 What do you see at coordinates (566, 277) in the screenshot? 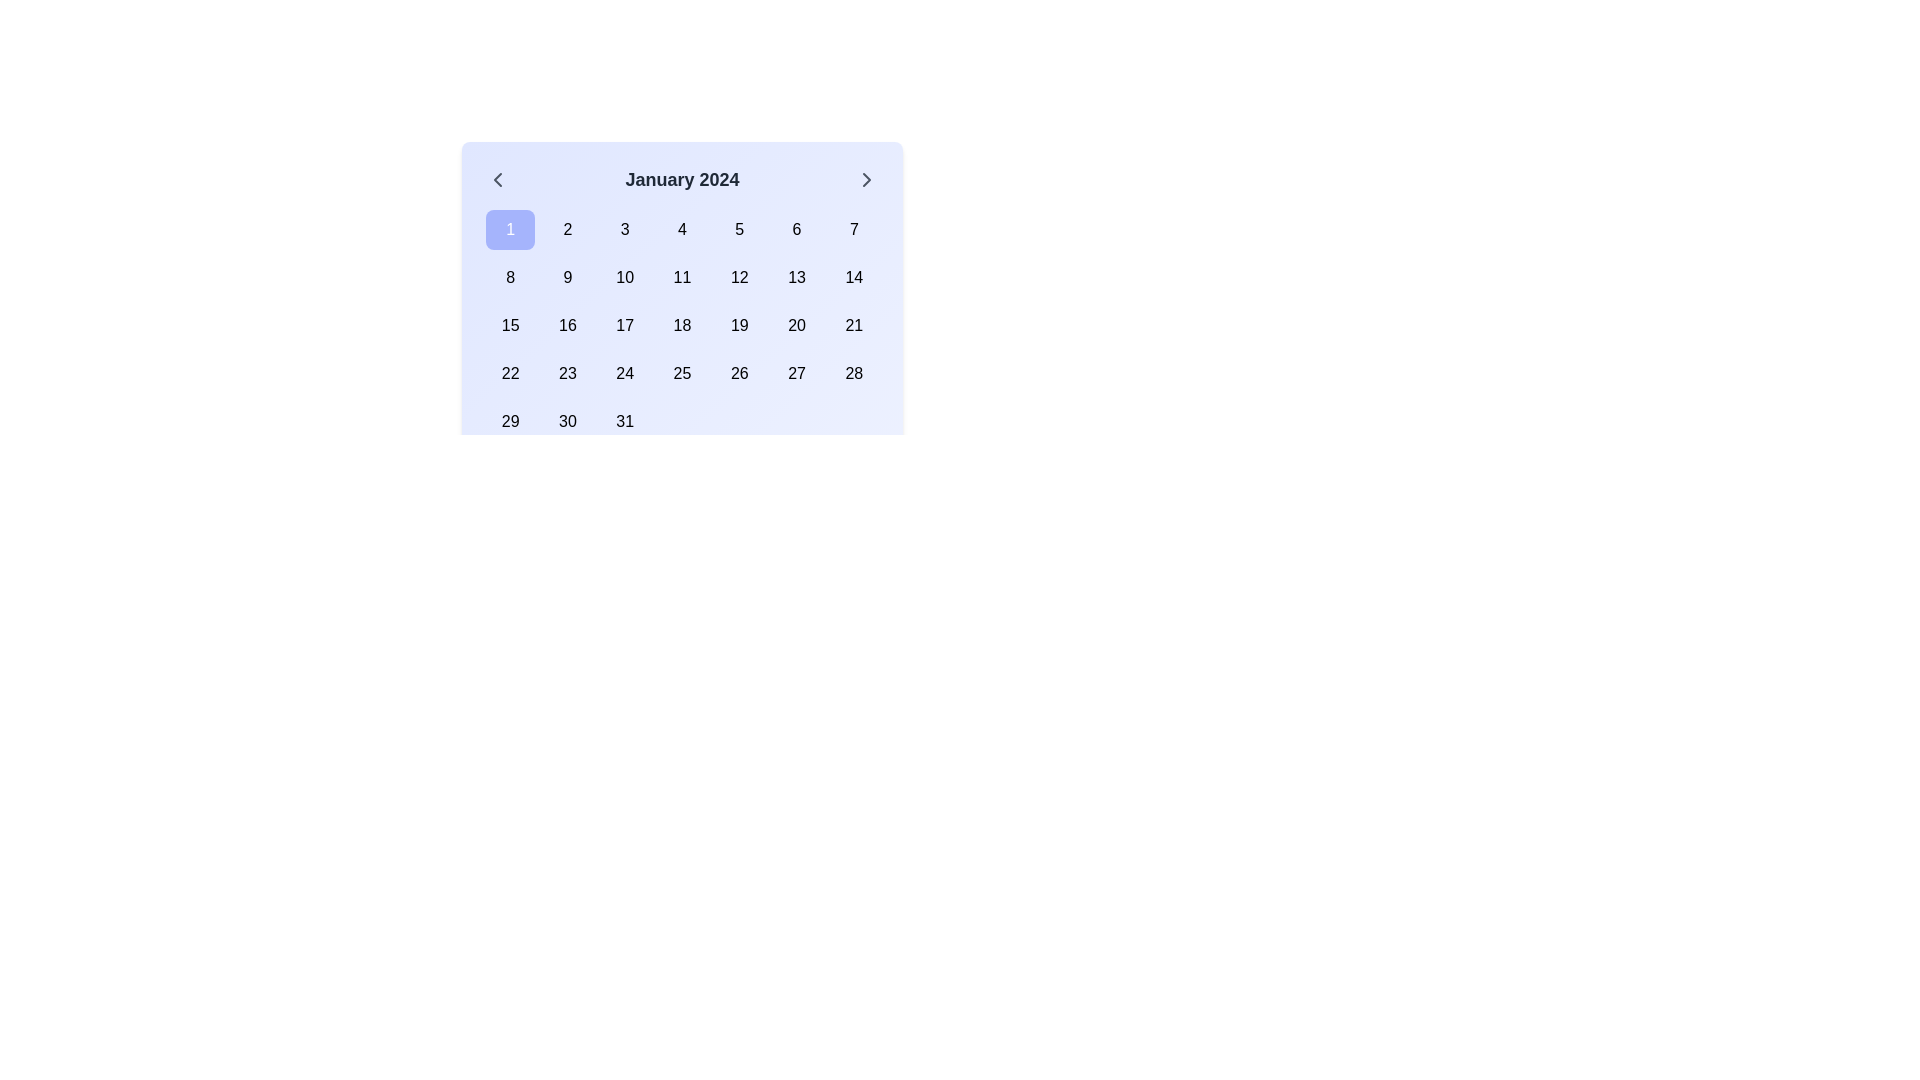
I see `the interactive calendar day button that represents the 9th date of the month to trigger the hover effect` at bounding box center [566, 277].